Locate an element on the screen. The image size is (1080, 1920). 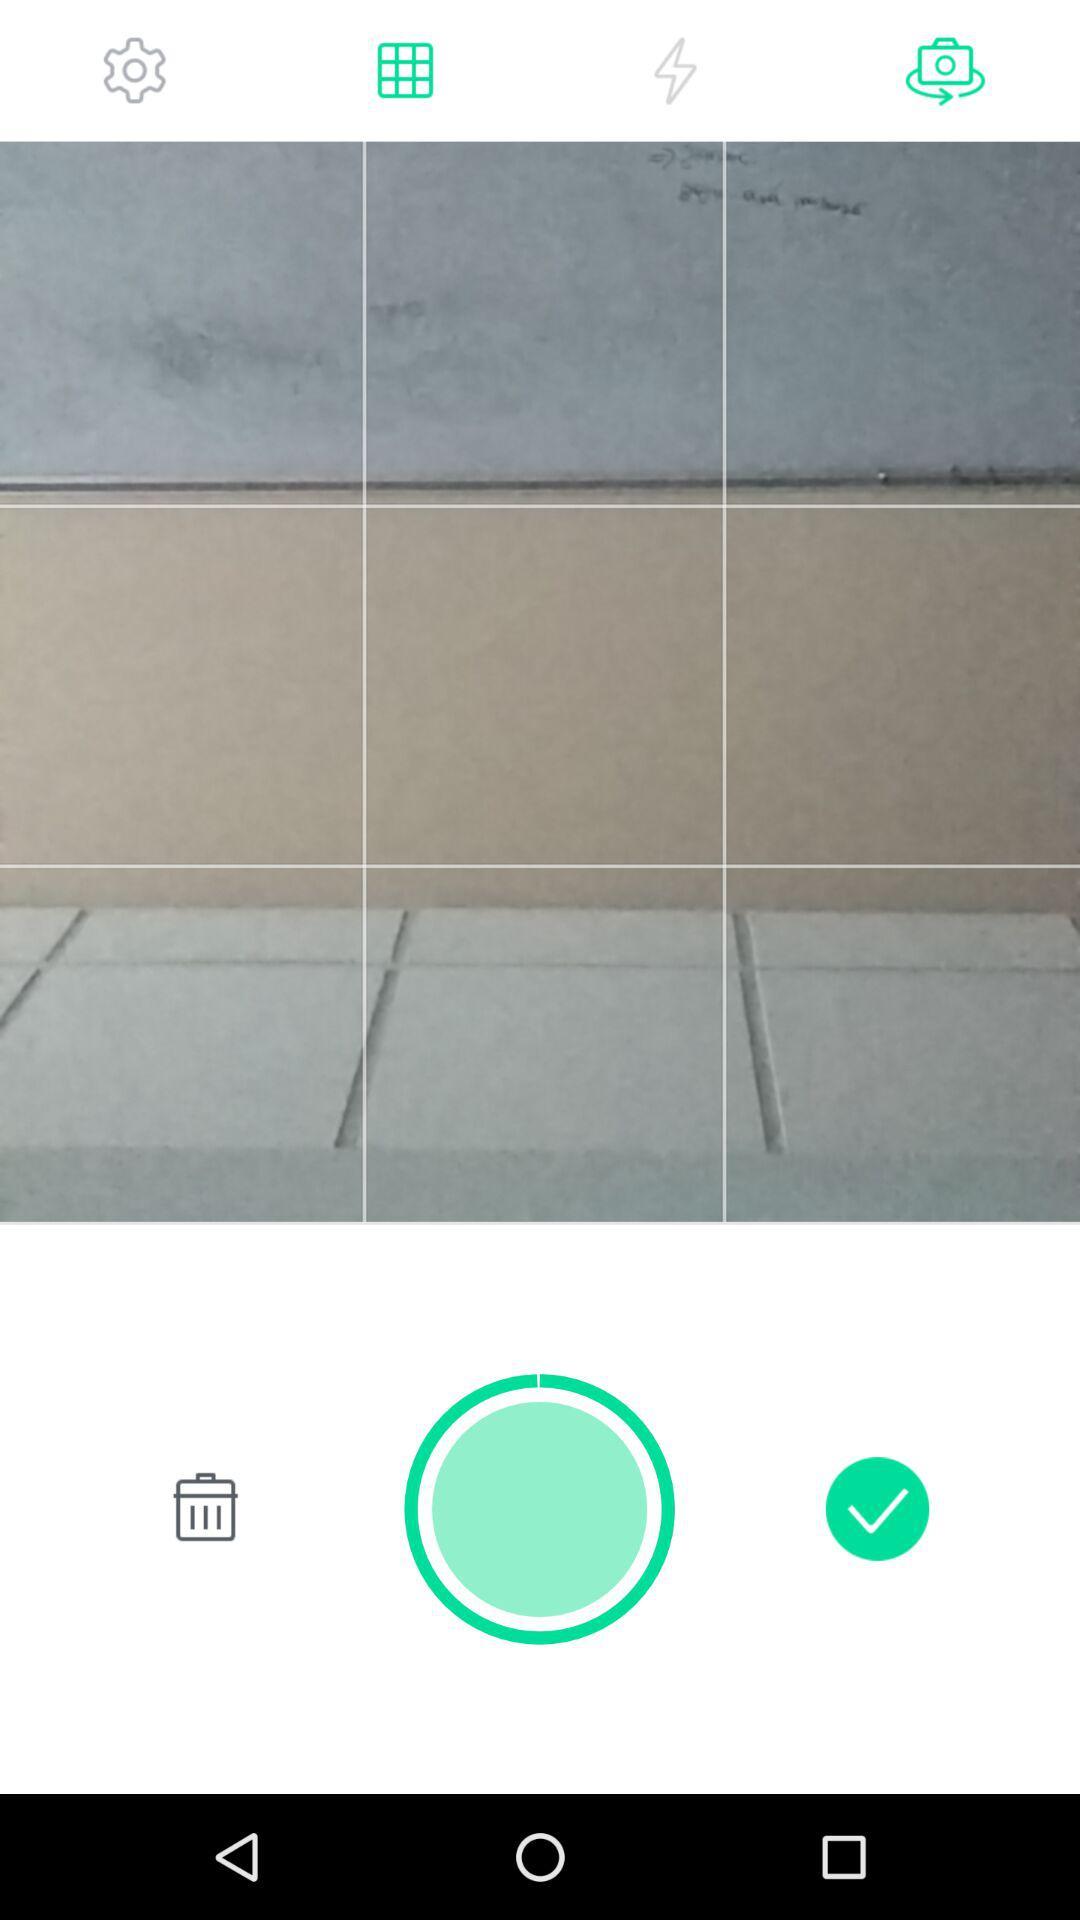
flash option is located at coordinates (675, 70).